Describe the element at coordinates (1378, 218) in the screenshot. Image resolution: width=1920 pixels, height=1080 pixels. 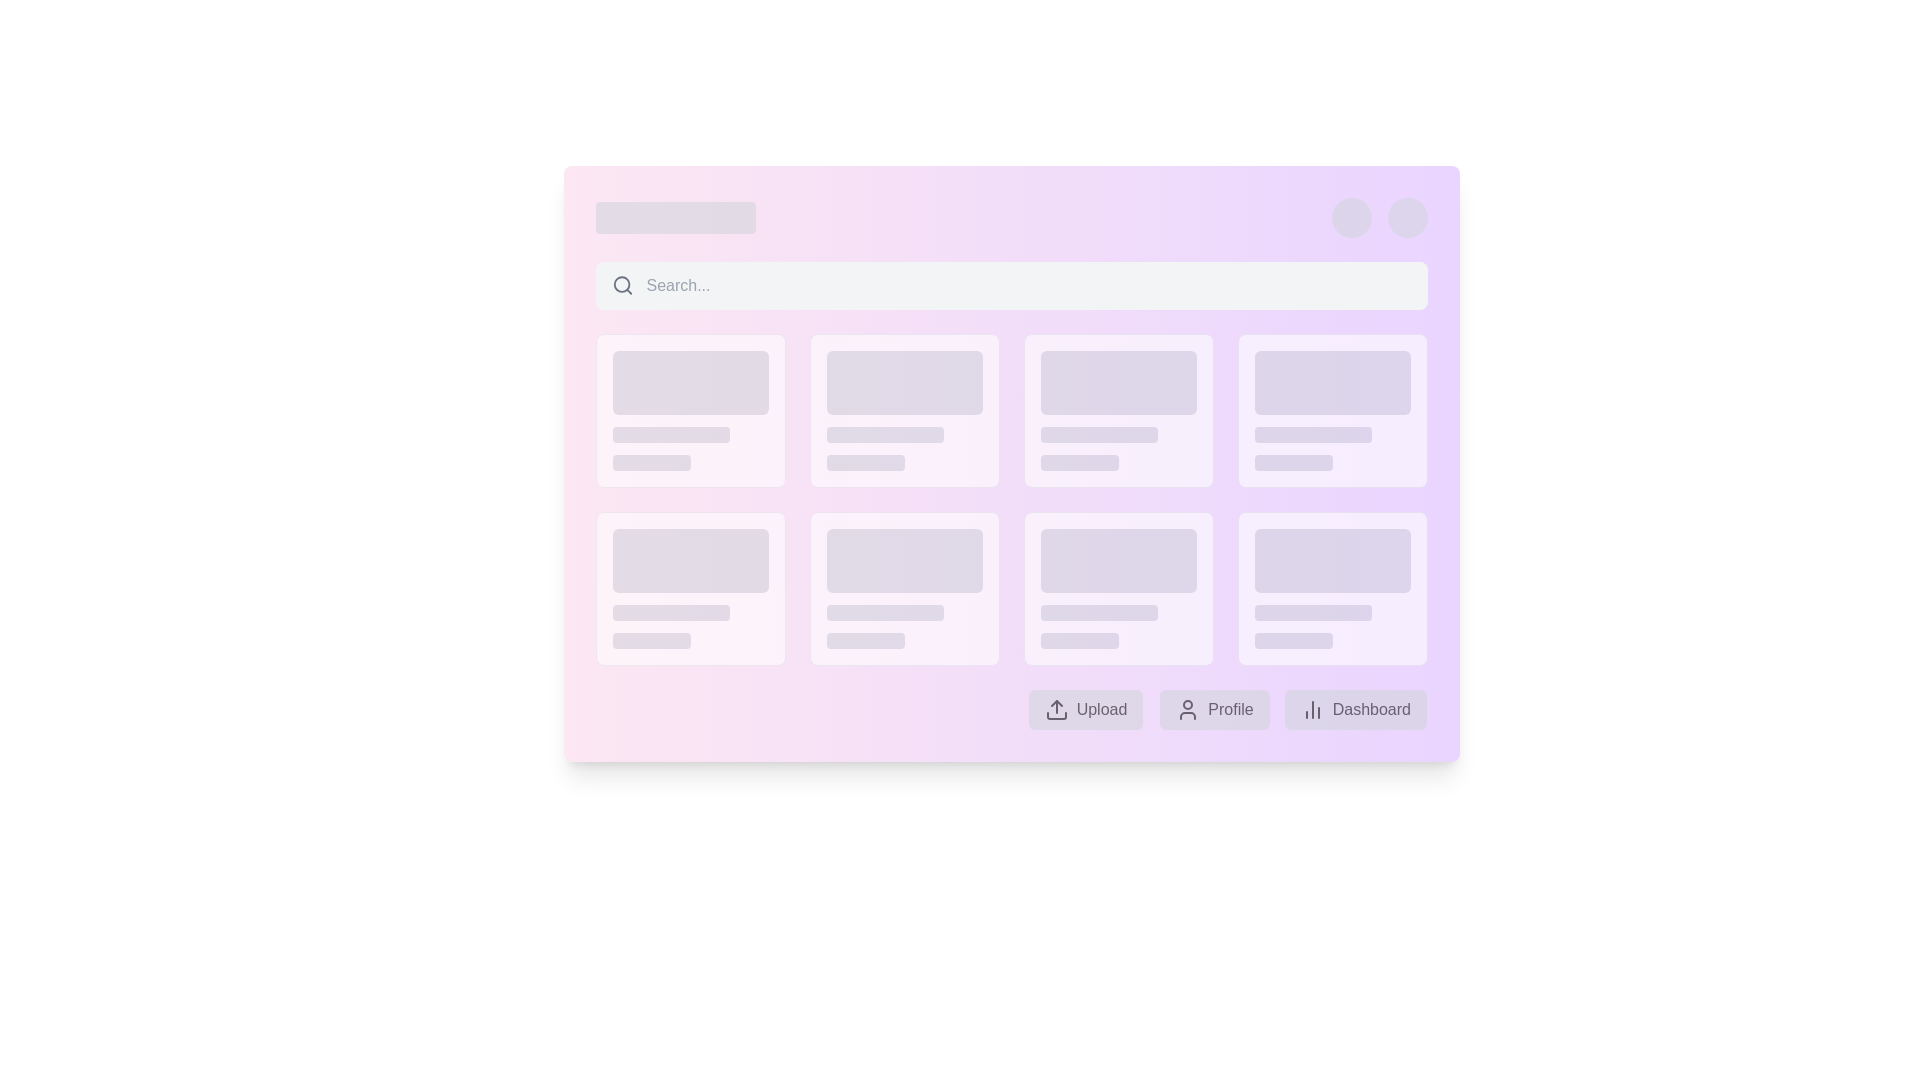
I see `the Placeholder Graphics element, which consists of two light-gray circular components located in the top-right section of the interface` at that location.